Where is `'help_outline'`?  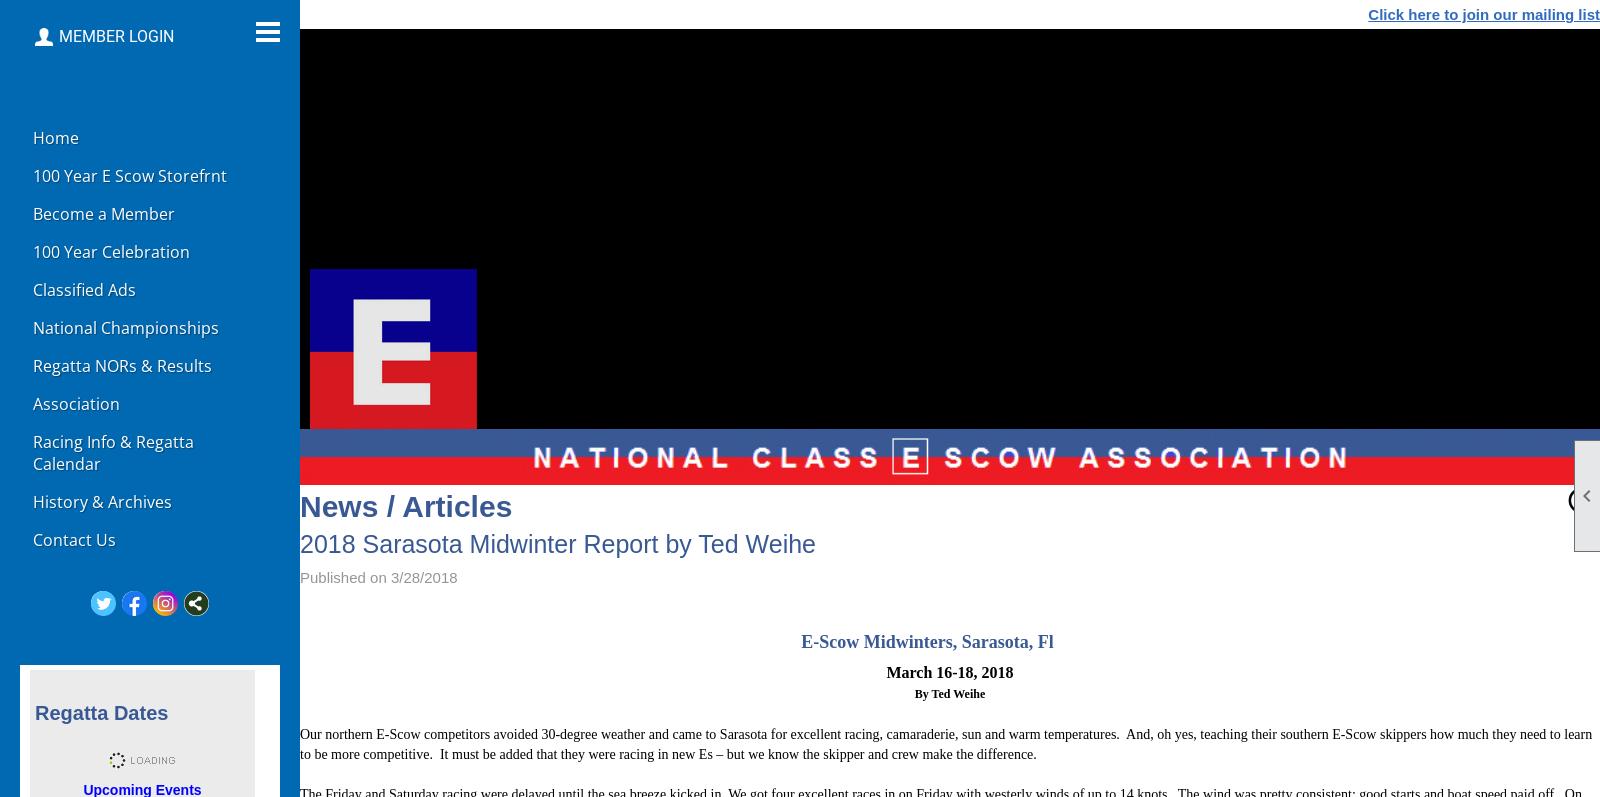 'help_outline' is located at coordinates (1581, 498).